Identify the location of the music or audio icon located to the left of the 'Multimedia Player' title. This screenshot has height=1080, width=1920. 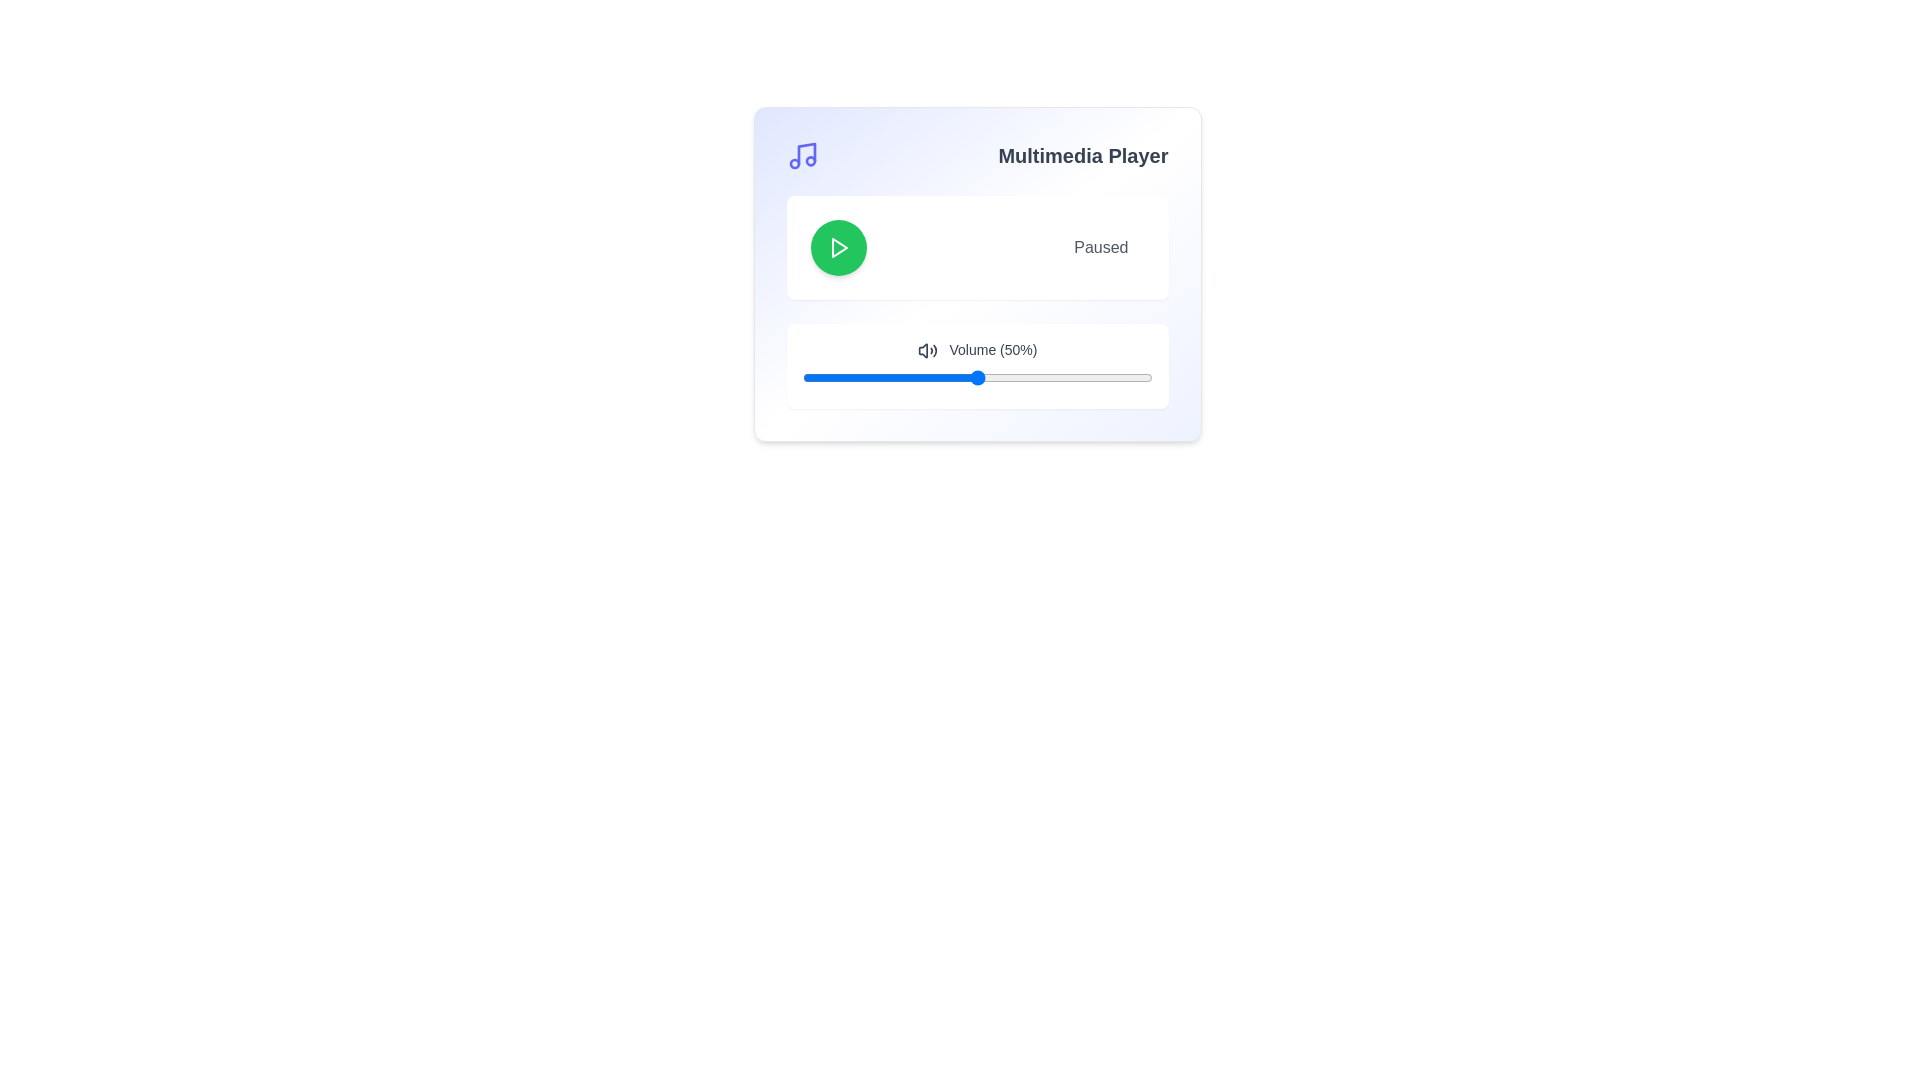
(802, 154).